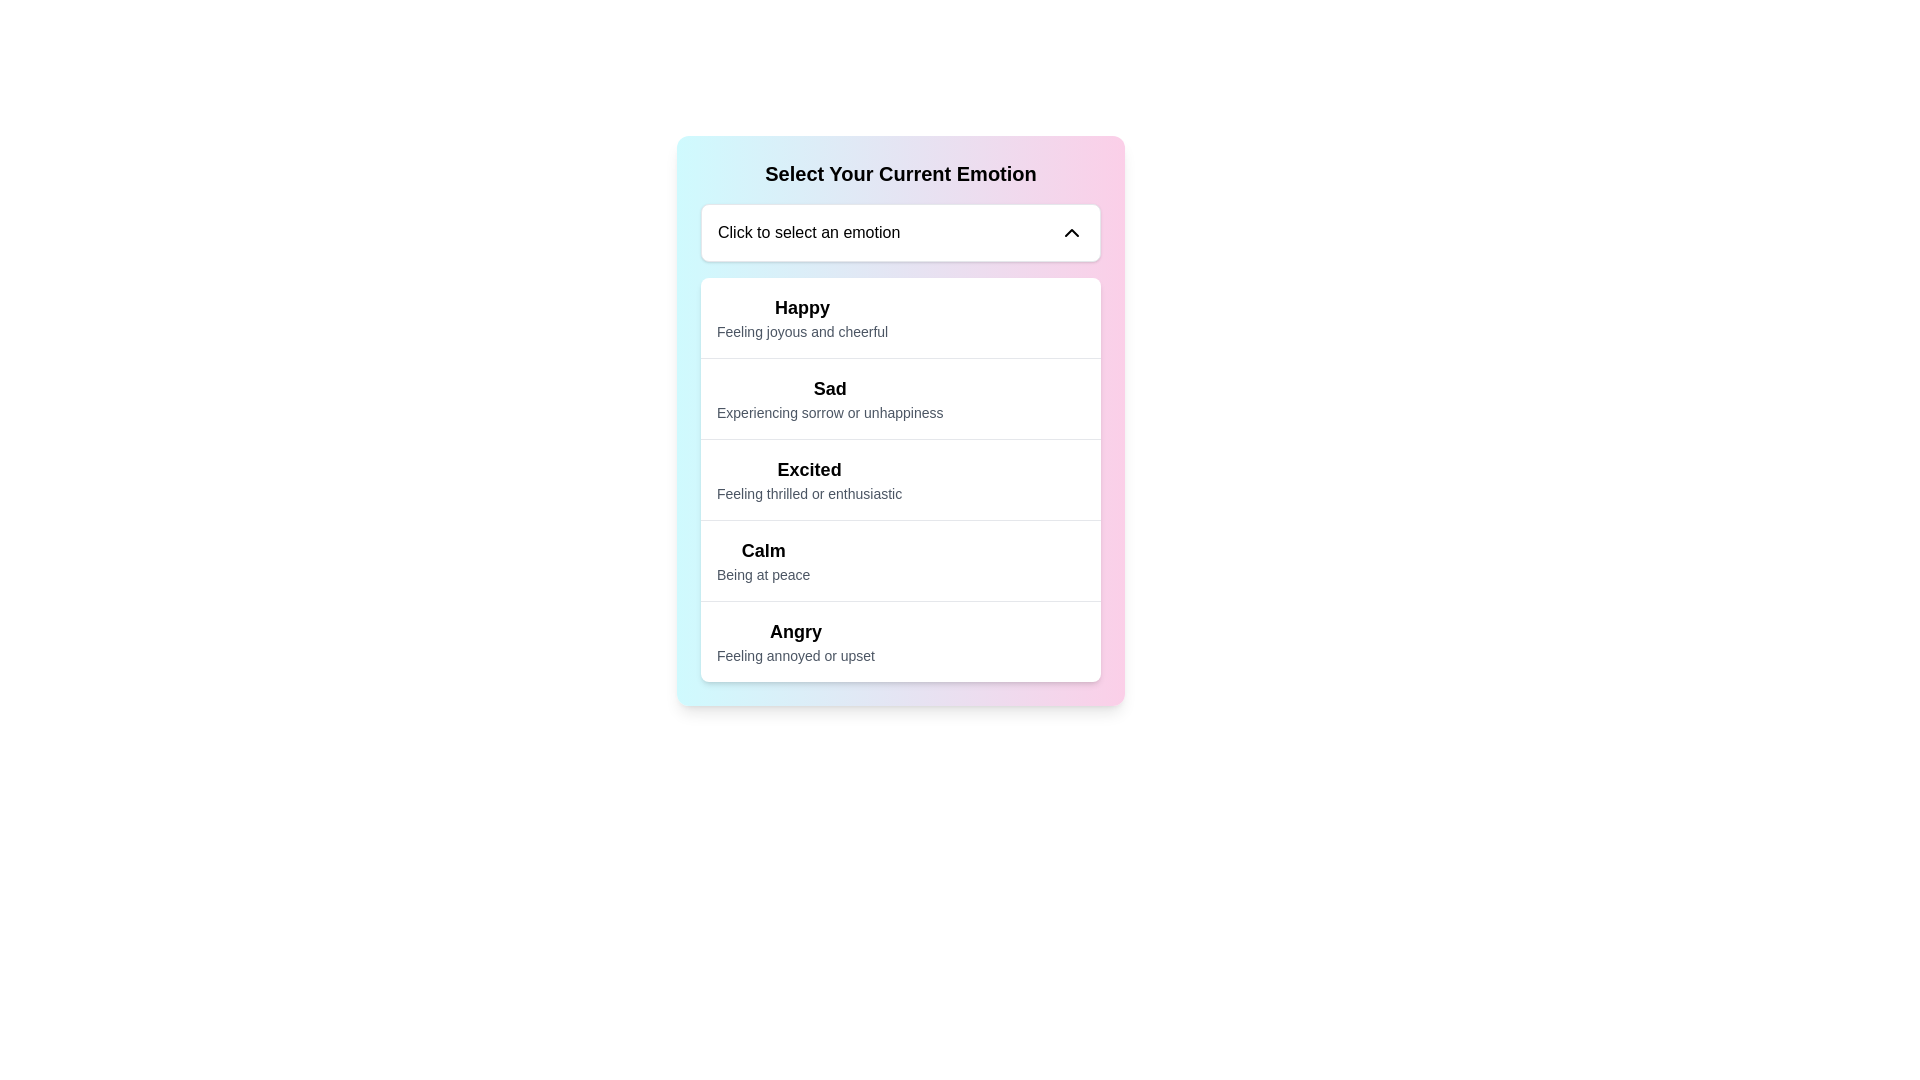 The image size is (1920, 1080). I want to click on the static text label indicating the 'Sad' emotion in the dropdown list, which is positioned at the upper part of its containing card, so click(830, 389).